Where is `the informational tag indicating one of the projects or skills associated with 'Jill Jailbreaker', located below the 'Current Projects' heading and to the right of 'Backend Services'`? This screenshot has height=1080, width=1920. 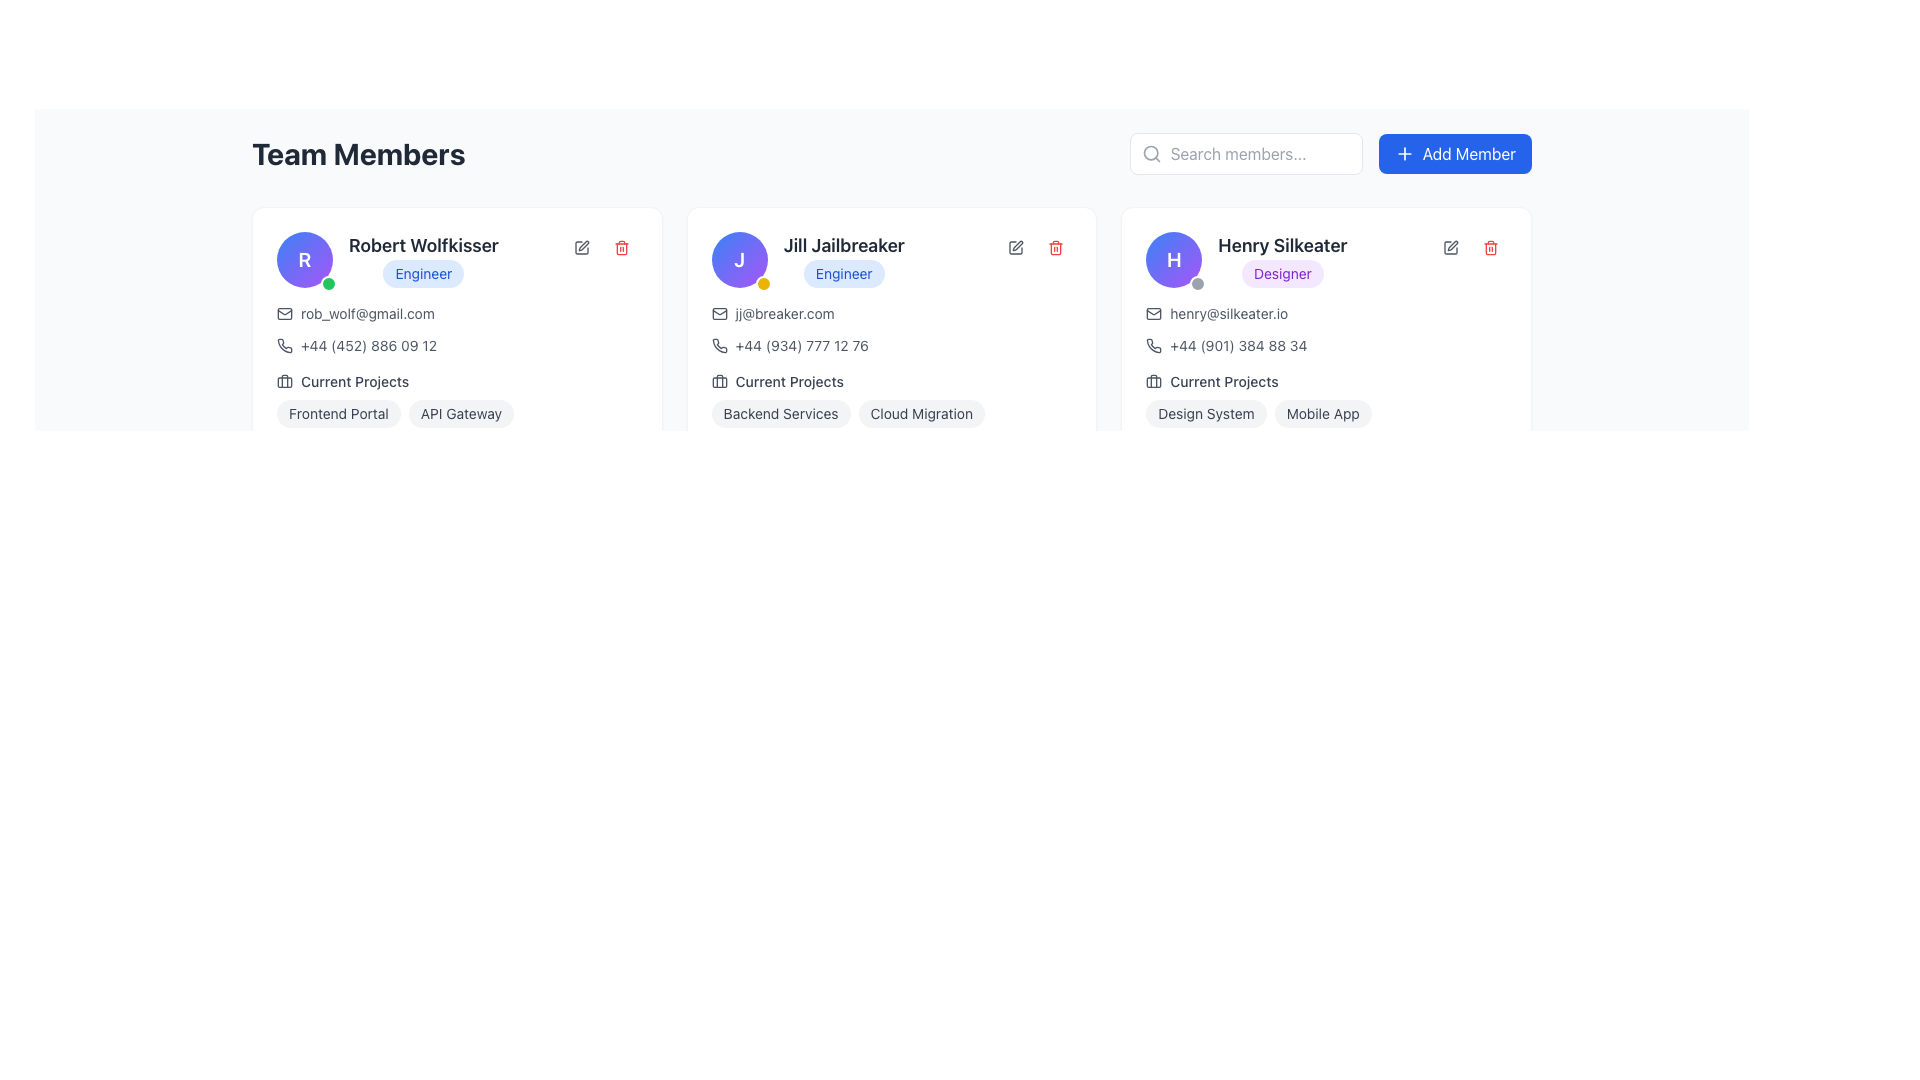 the informational tag indicating one of the projects or skills associated with 'Jill Jailbreaker', located below the 'Current Projects' heading and to the right of 'Backend Services' is located at coordinates (920, 412).